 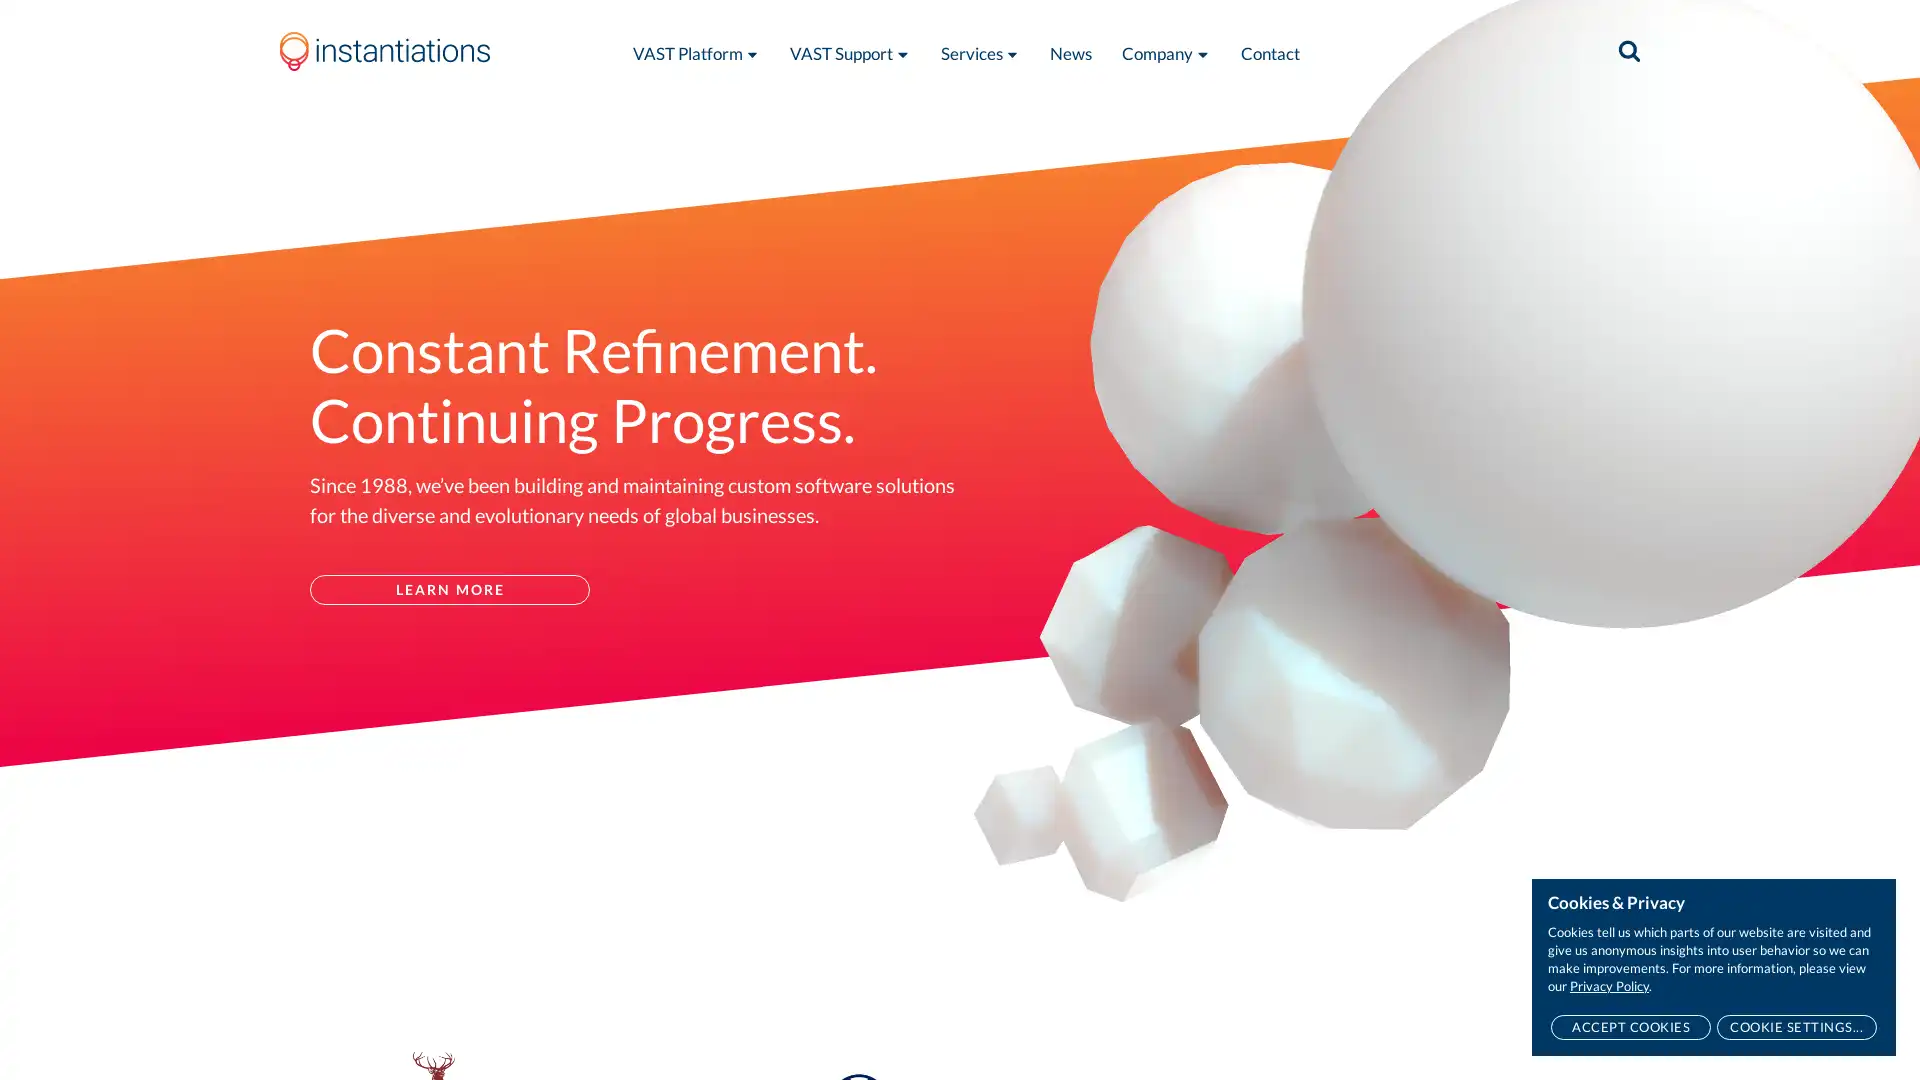 I want to click on COOKIE SETTINGS..., so click(x=1796, y=1027).